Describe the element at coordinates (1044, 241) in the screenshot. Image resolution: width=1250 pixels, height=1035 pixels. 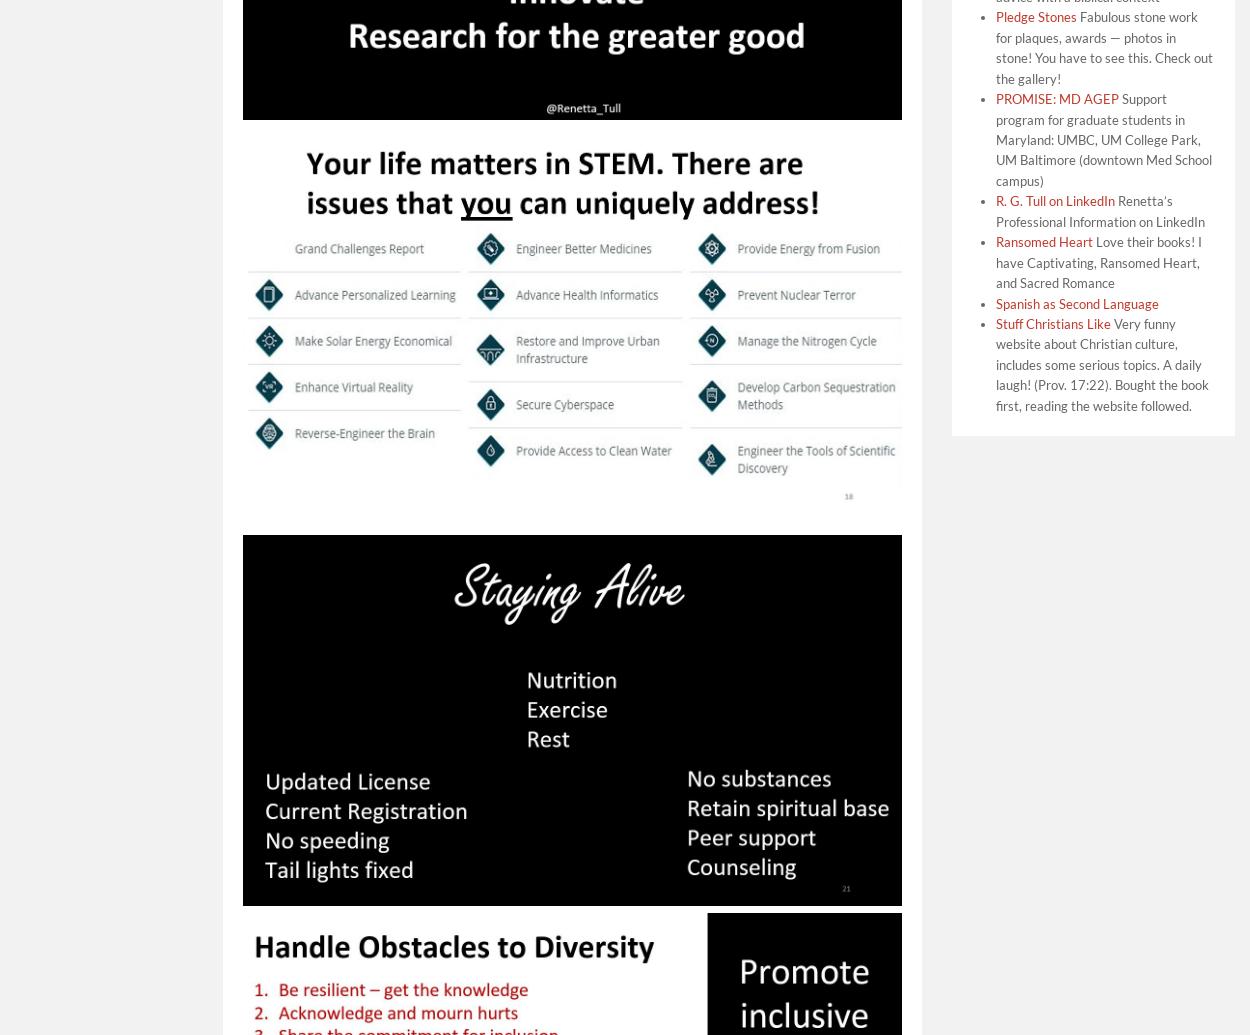
I see `'Ransomed Heart'` at that location.